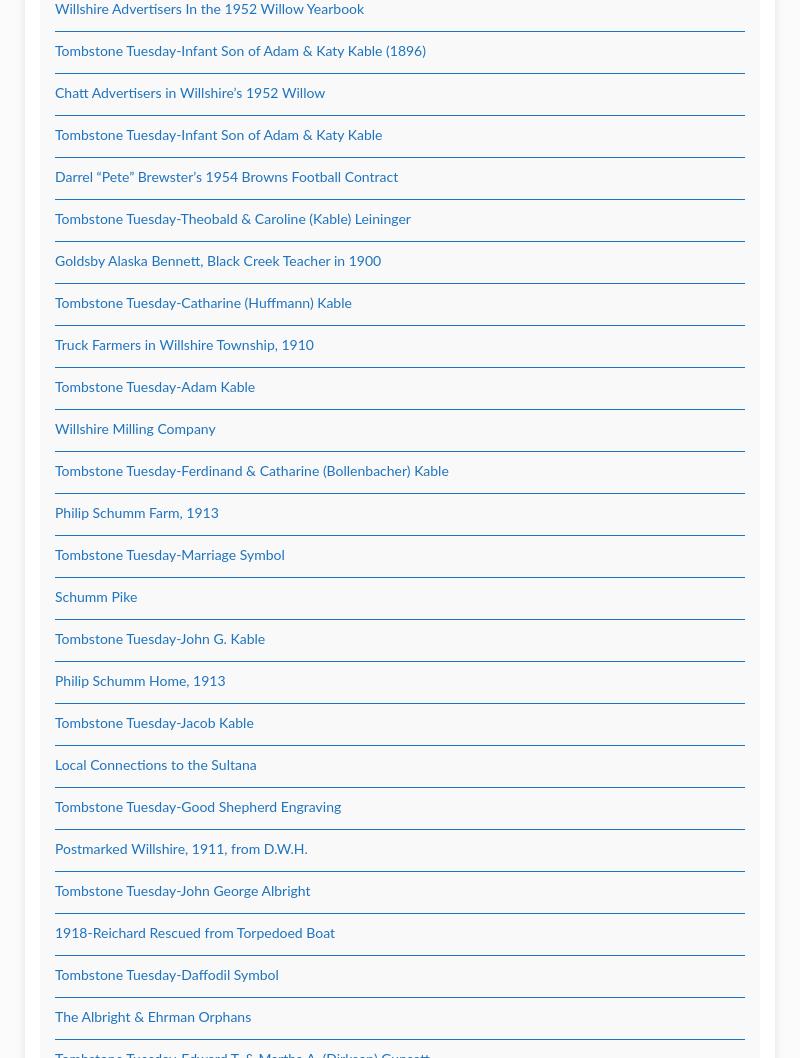 This screenshot has height=1058, width=800. I want to click on 'Tombstone Tuesday-Infant Son of Adam & Katy Kable (1896)', so click(239, 51).